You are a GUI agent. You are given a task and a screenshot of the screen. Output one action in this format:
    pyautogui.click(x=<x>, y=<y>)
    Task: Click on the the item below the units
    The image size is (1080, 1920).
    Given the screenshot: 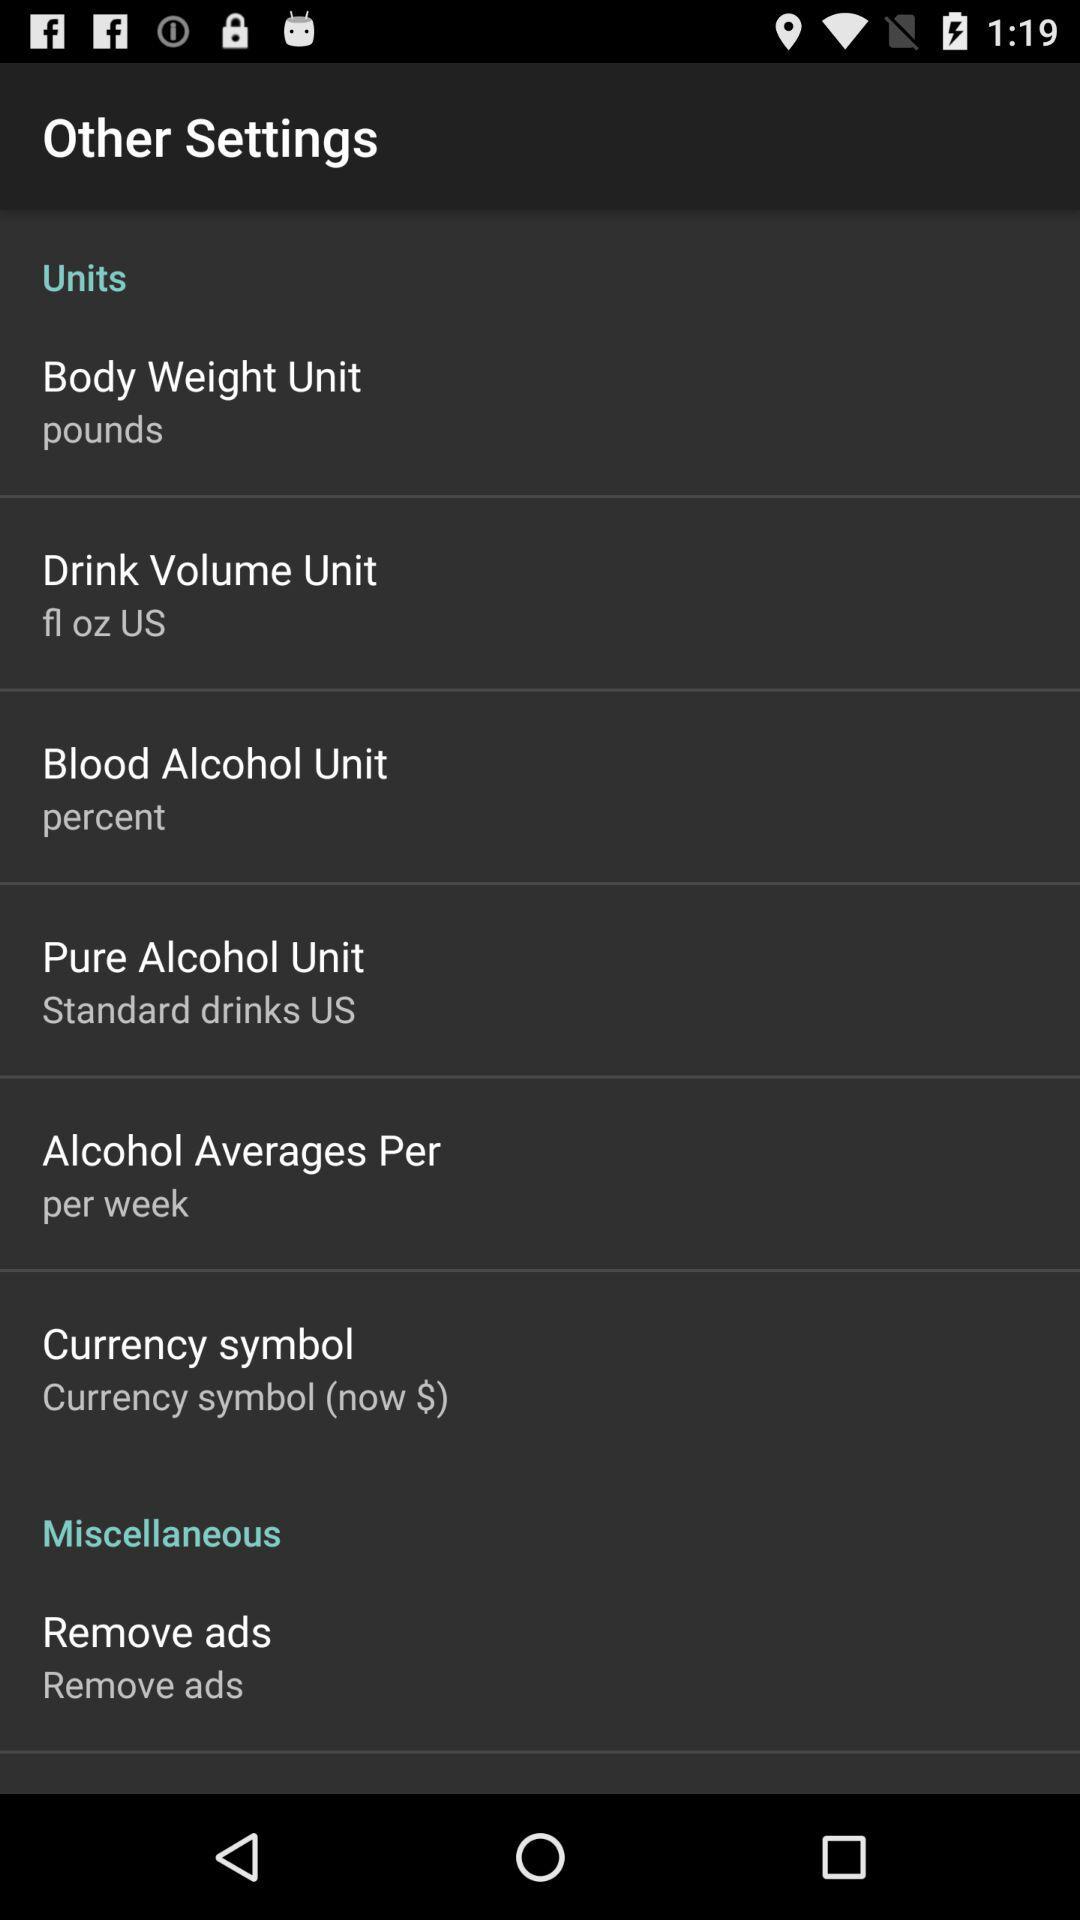 What is the action you would take?
    pyautogui.click(x=201, y=374)
    